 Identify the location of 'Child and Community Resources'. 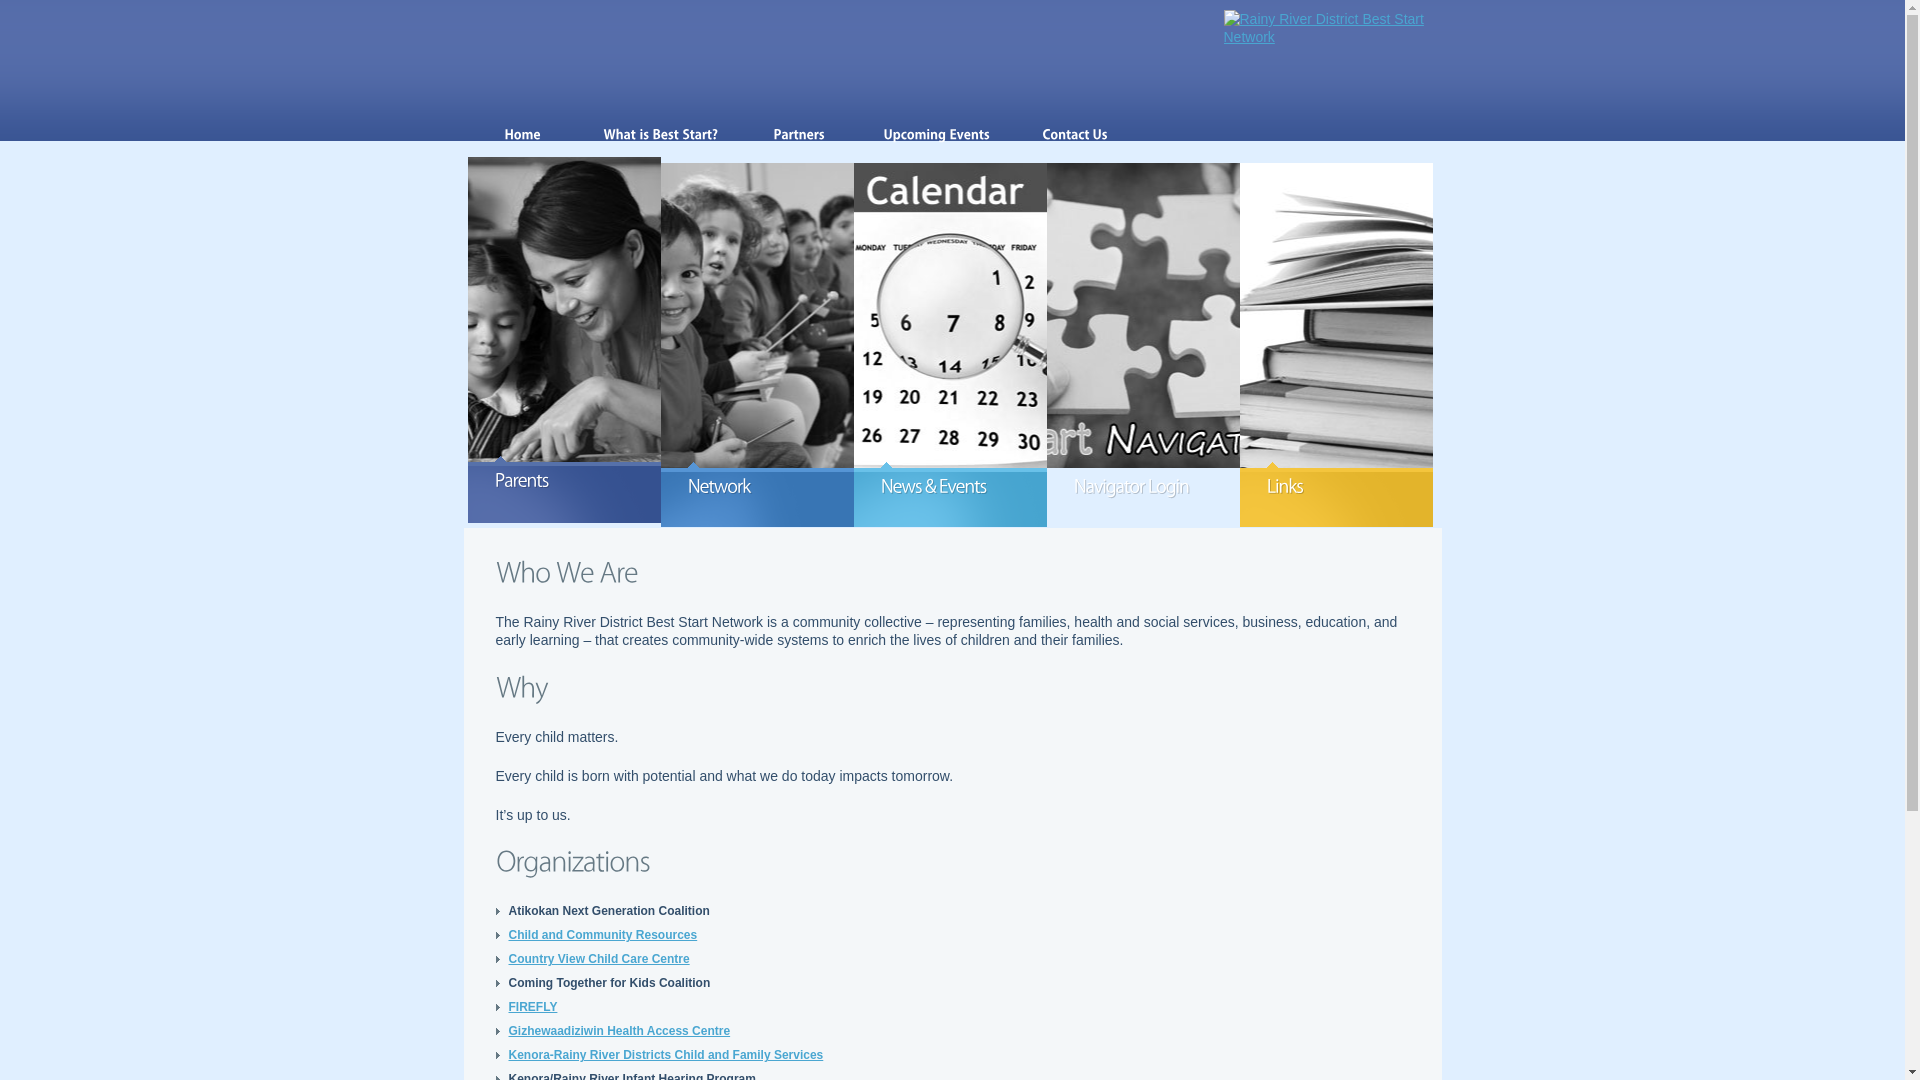
(508, 934).